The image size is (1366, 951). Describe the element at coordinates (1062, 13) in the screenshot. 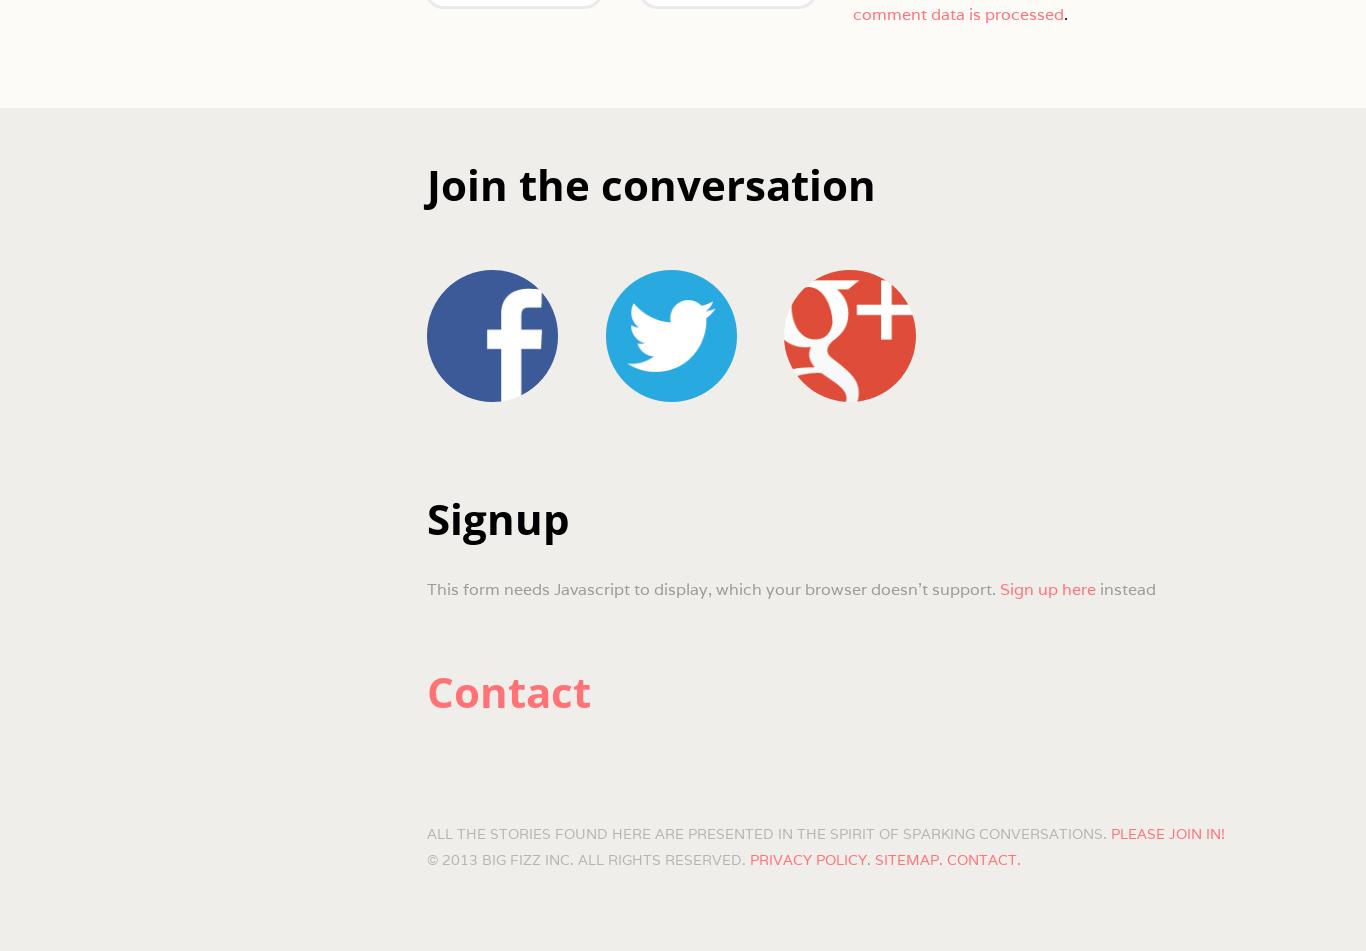

I see `'.'` at that location.